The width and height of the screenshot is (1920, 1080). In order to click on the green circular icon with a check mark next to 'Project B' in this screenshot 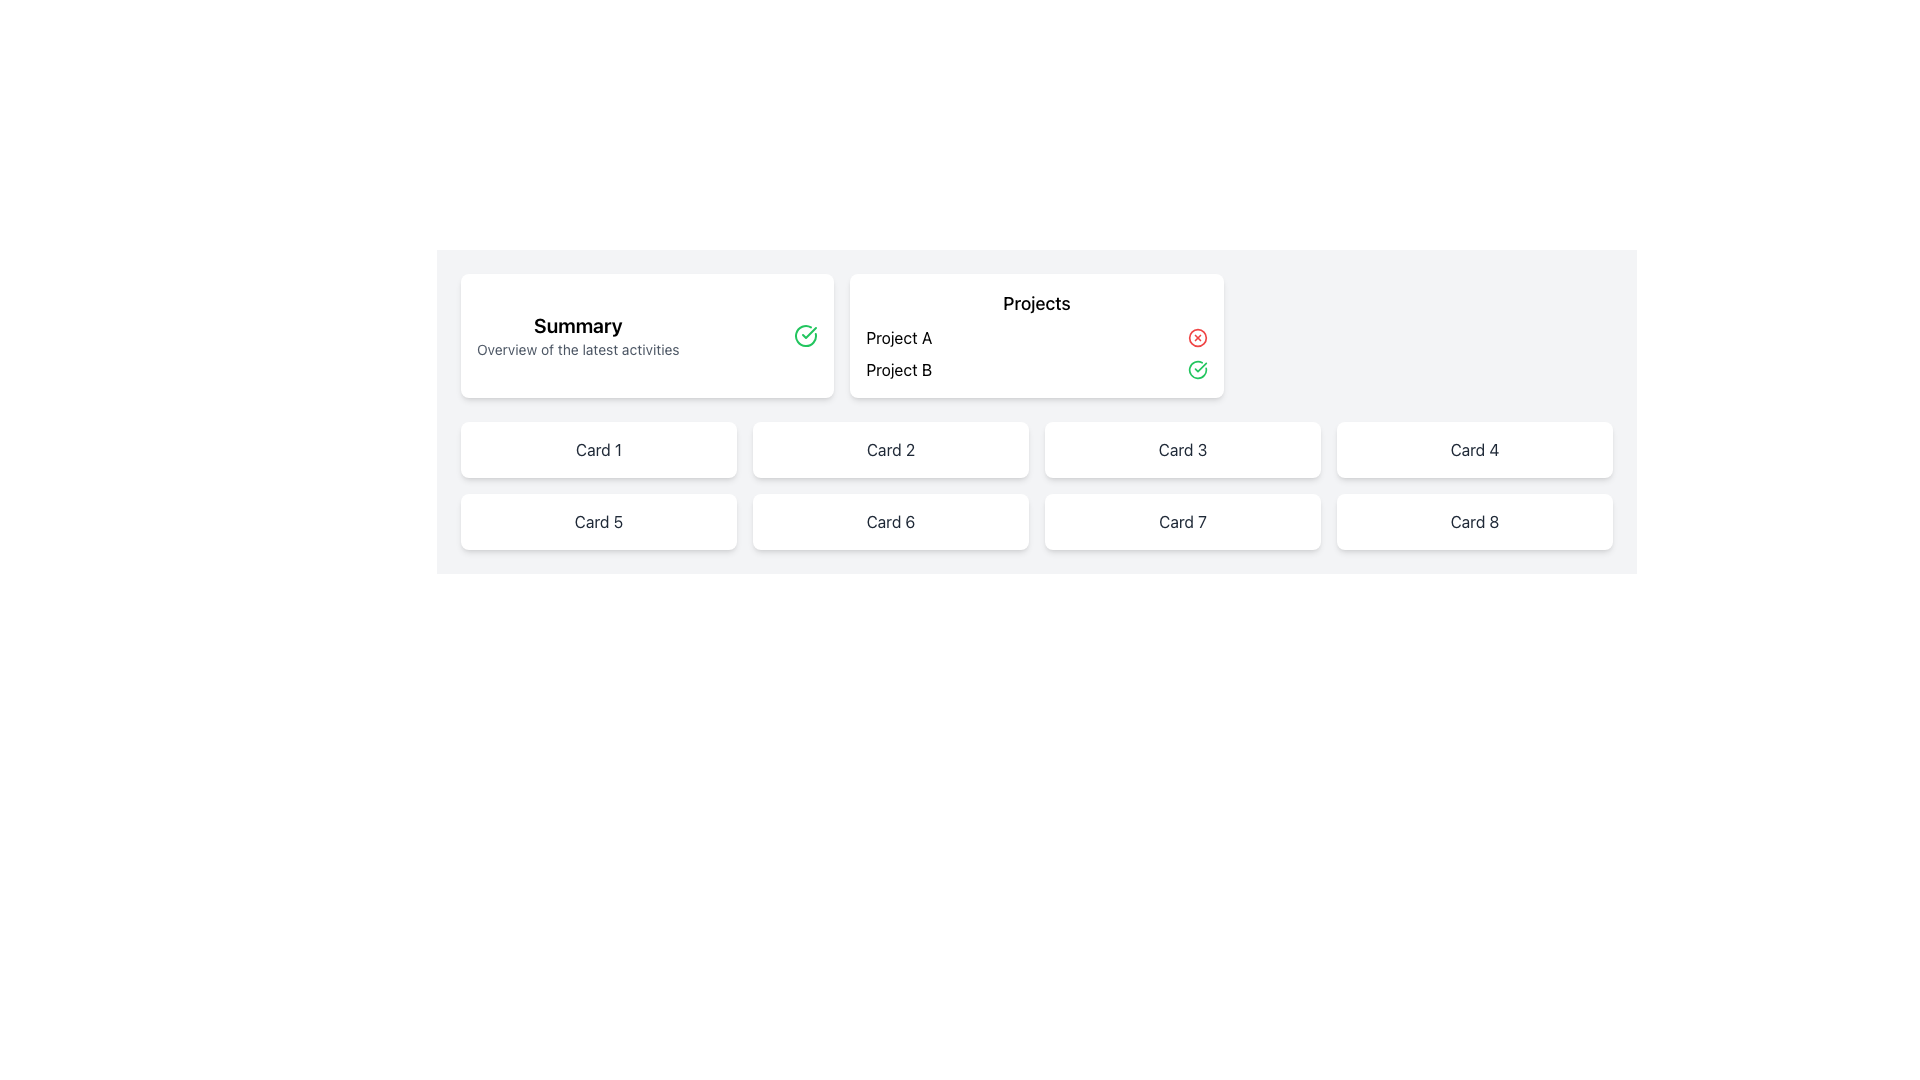, I will do `click(1197, 370)`.